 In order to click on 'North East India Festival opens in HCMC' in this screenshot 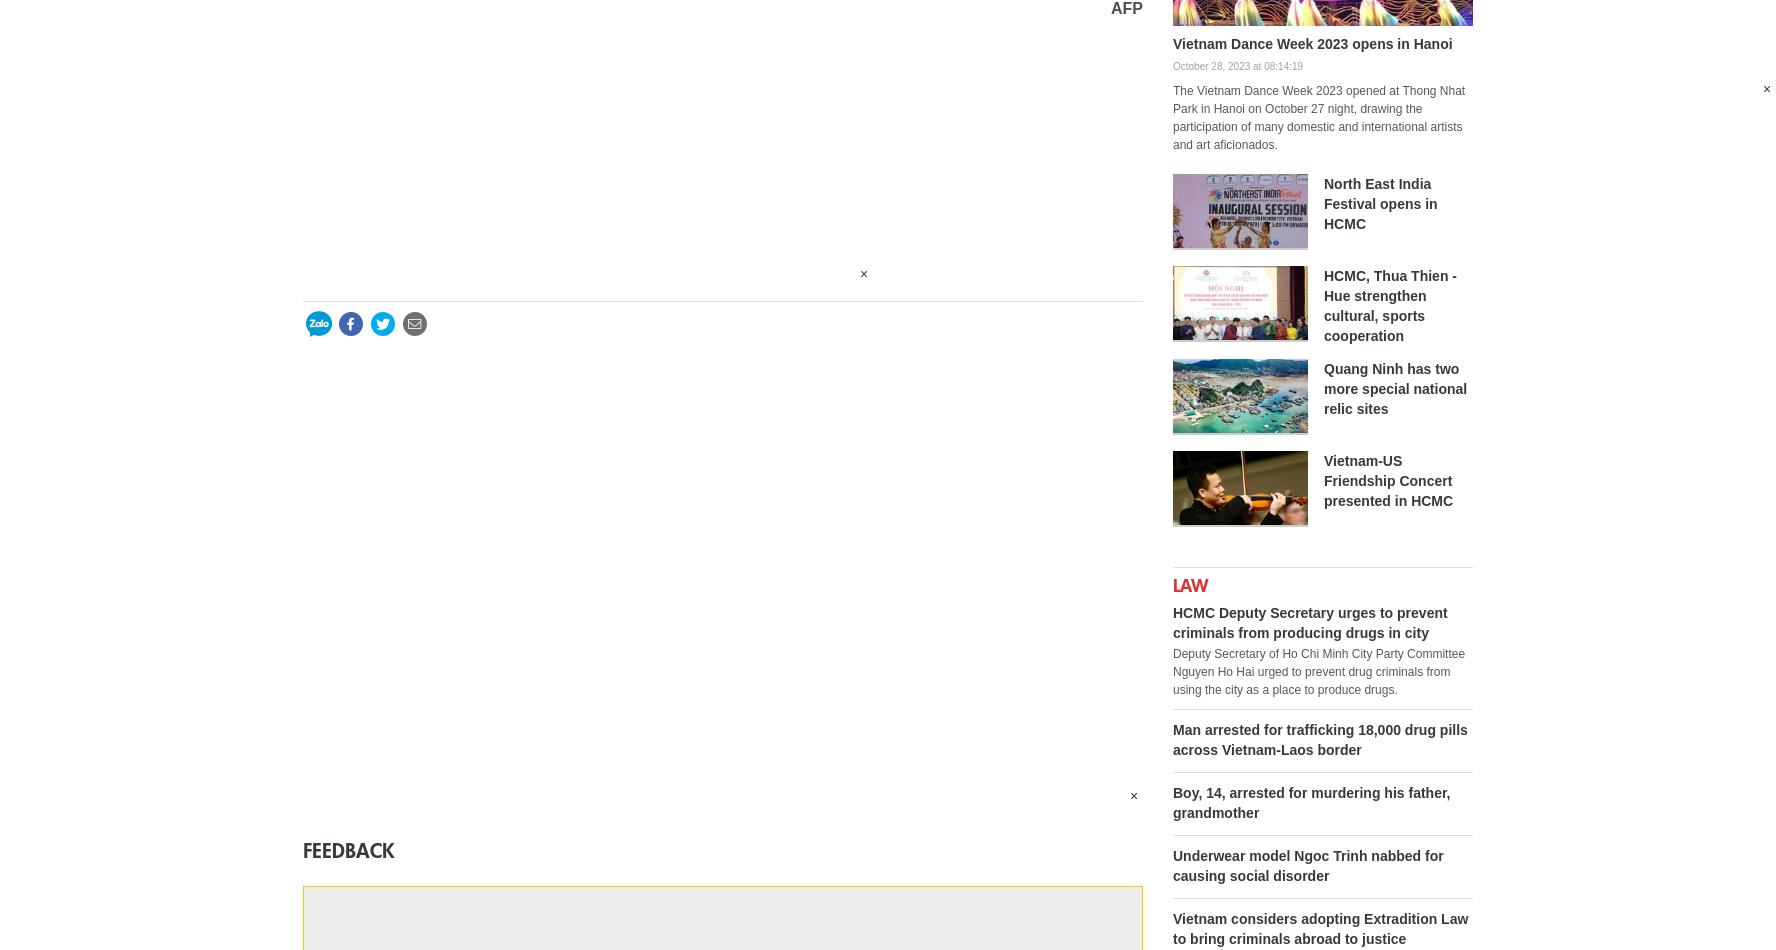, I will do `click(1379, 203)`.